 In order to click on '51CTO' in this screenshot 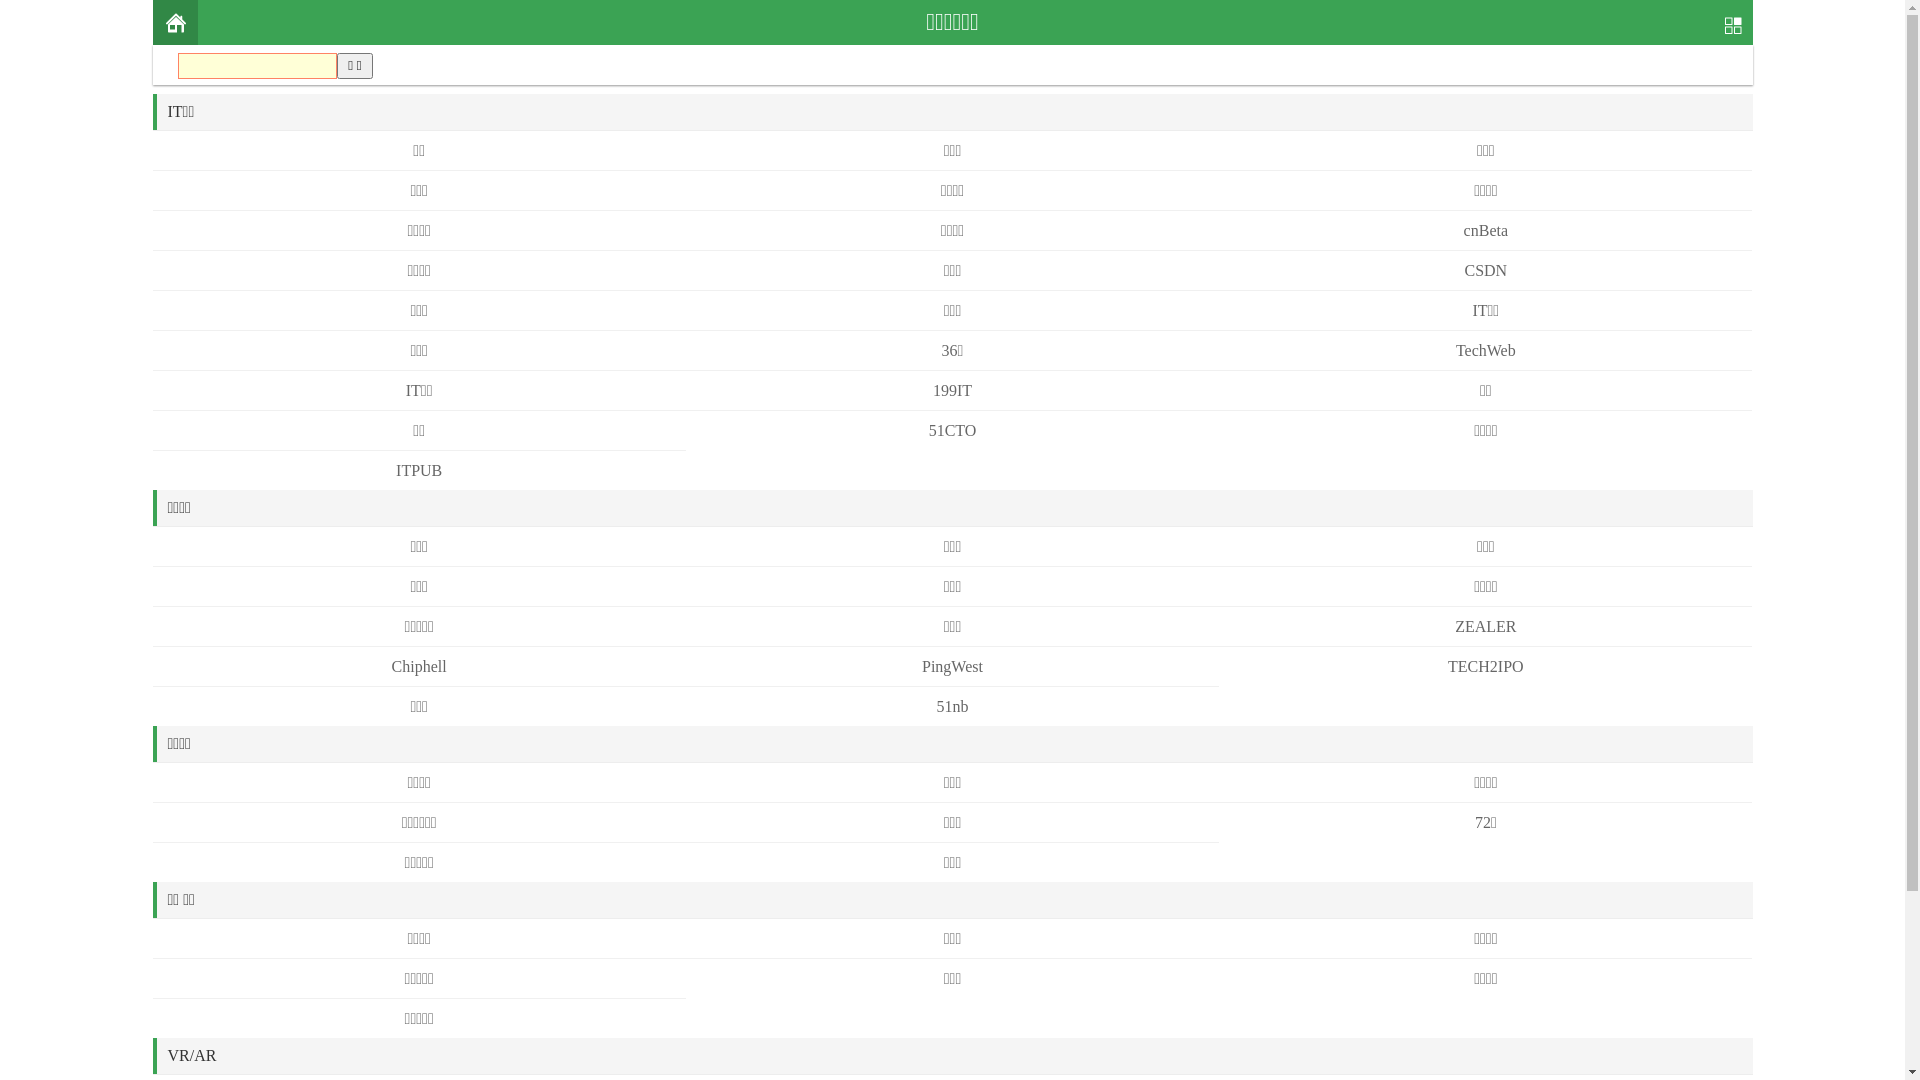, I will do `click(952, 429)`.